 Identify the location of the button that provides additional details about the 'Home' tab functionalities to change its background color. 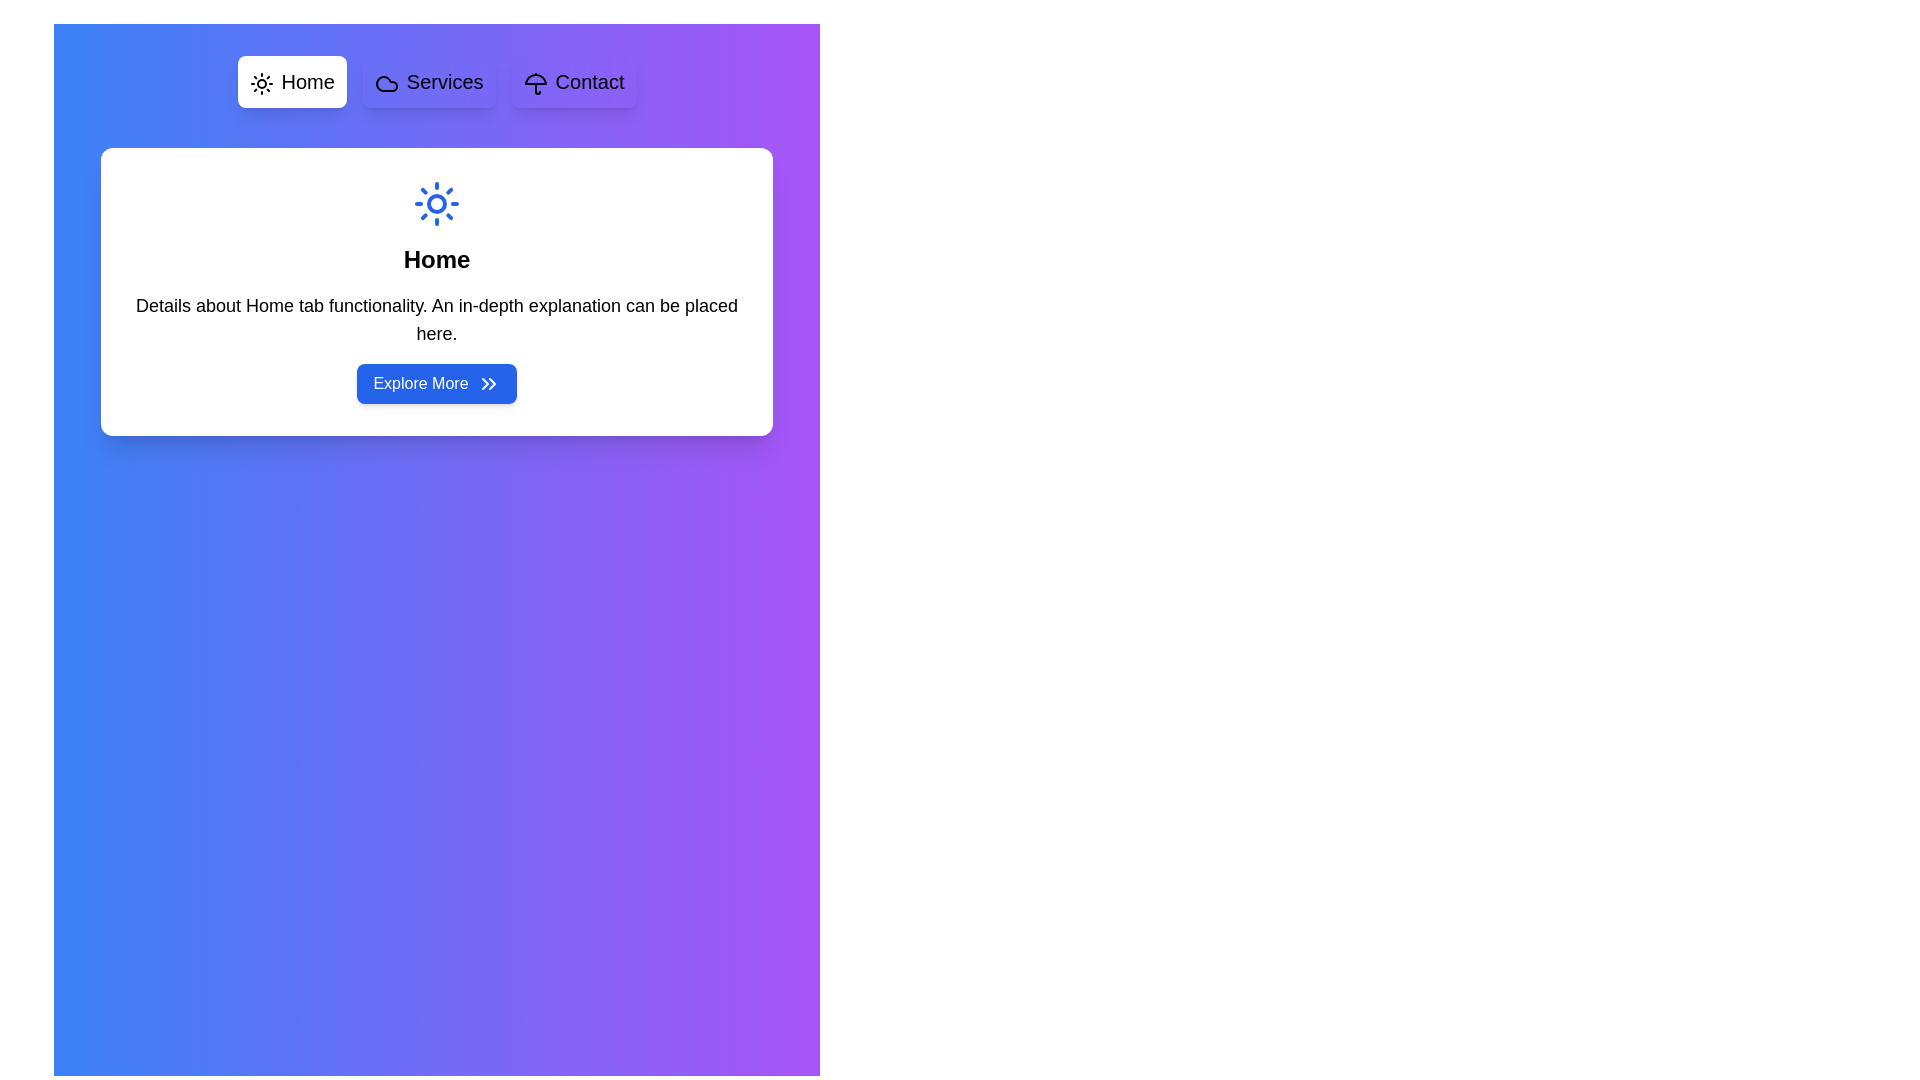
(435, 384).